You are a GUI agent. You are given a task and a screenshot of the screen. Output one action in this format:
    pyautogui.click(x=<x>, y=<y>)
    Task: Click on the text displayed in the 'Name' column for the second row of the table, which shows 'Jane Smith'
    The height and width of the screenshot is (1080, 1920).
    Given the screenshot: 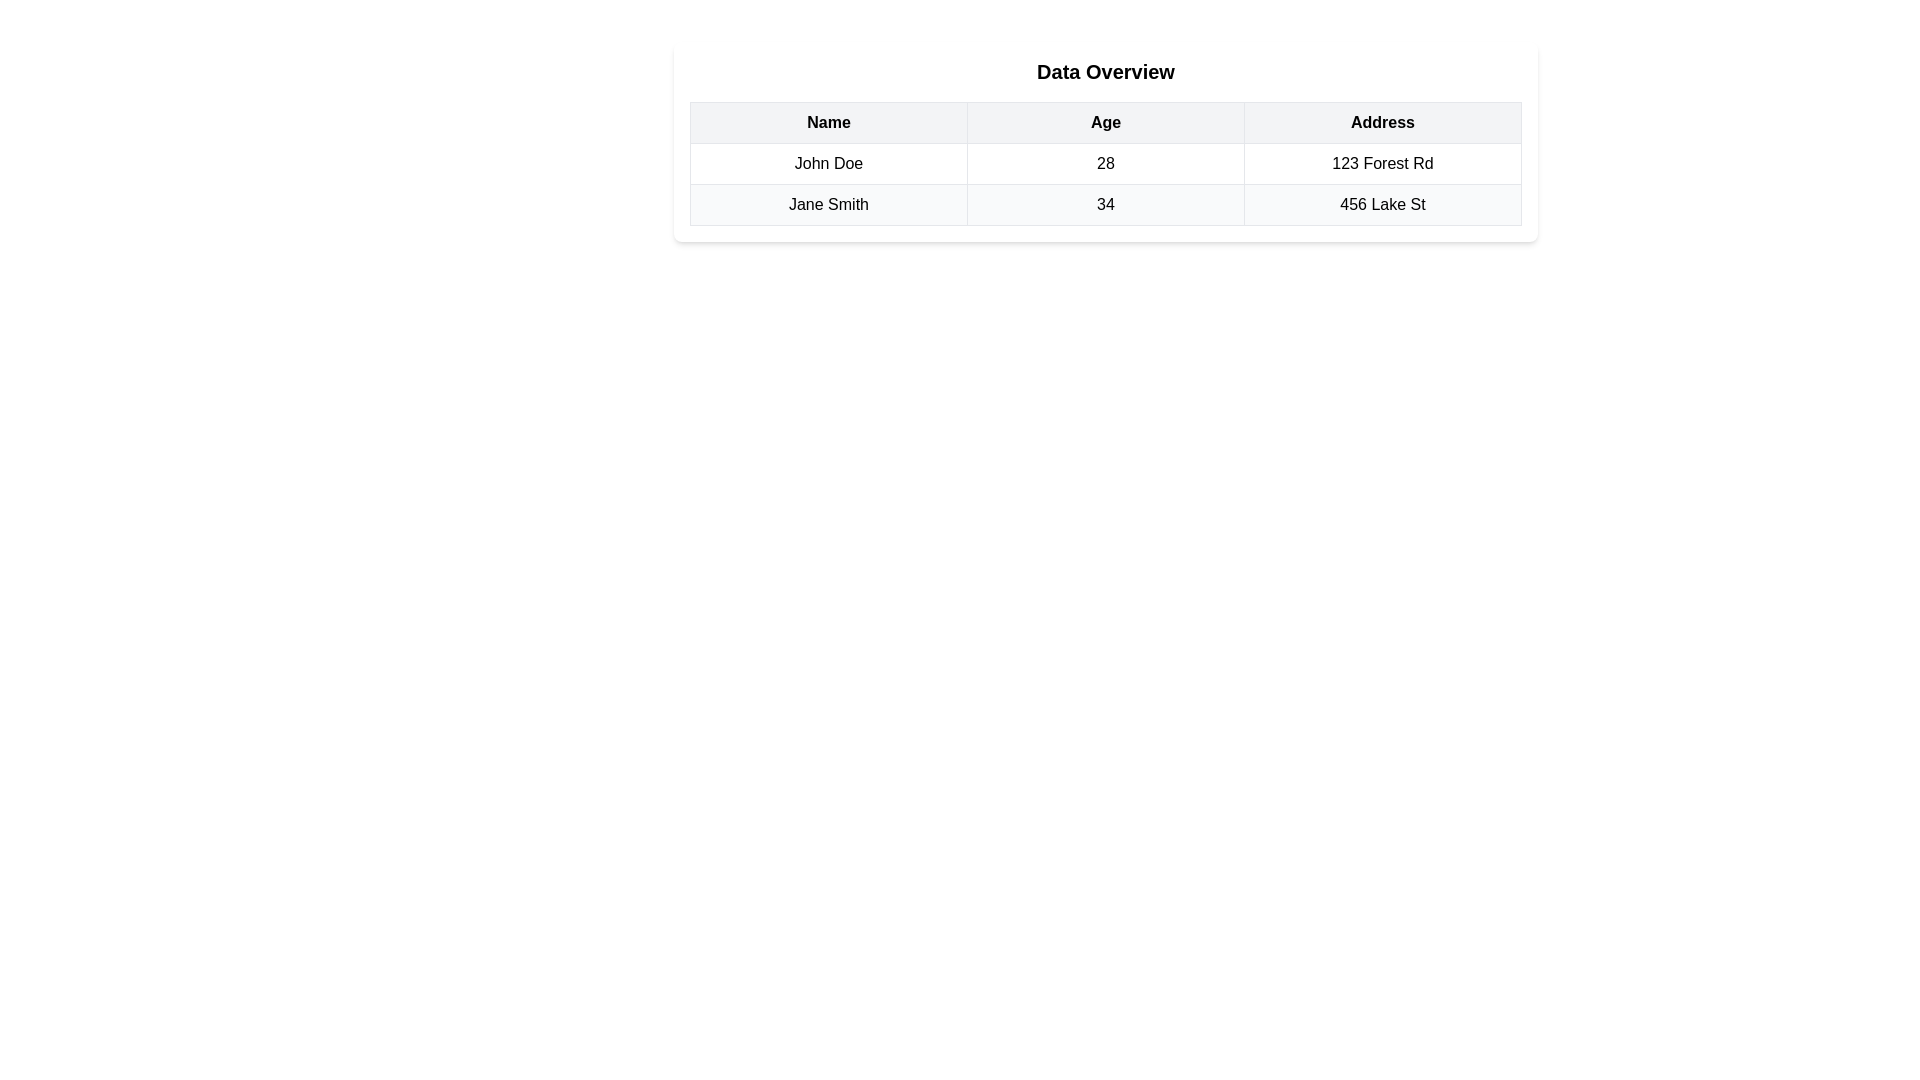 What is the action you would take?
    pyautogui.click(x=829, y=204)
    